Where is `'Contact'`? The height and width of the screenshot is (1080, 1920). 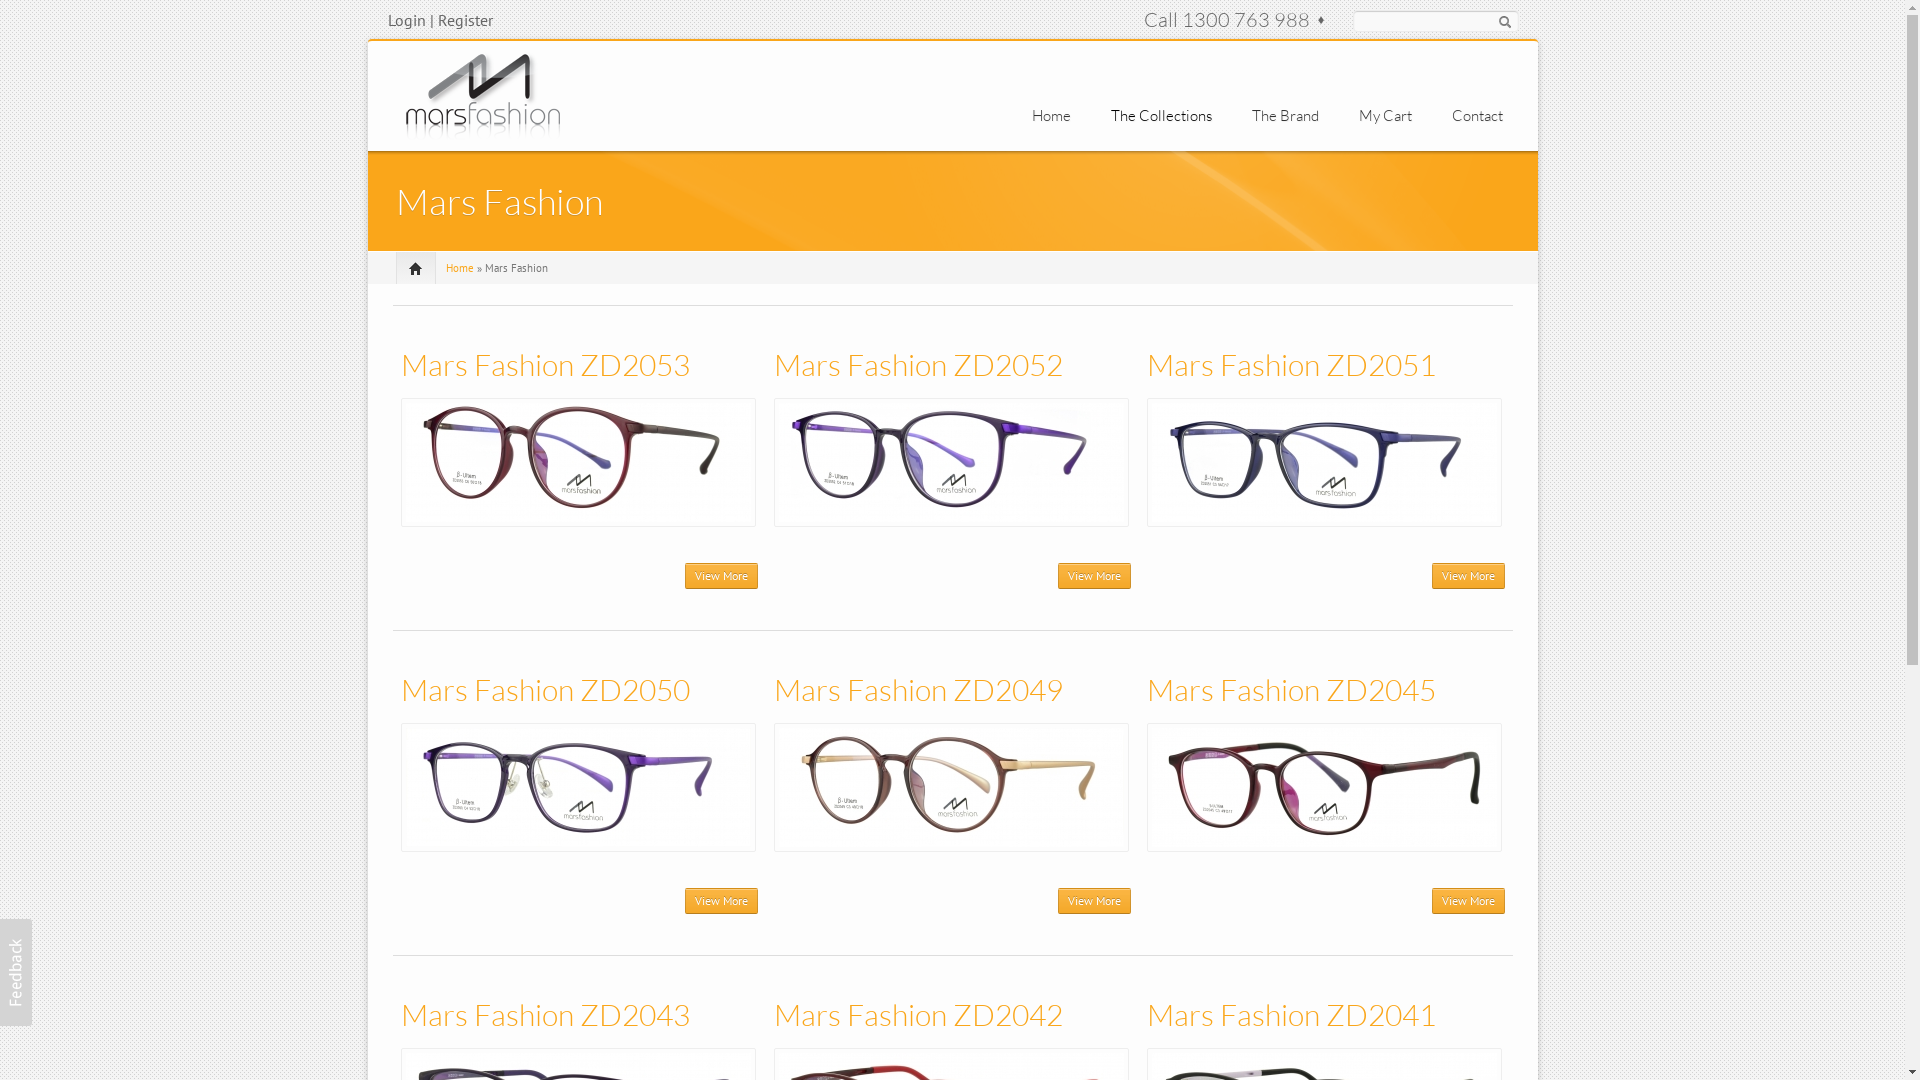 'Contact' is located at coordinates (1451, 115).